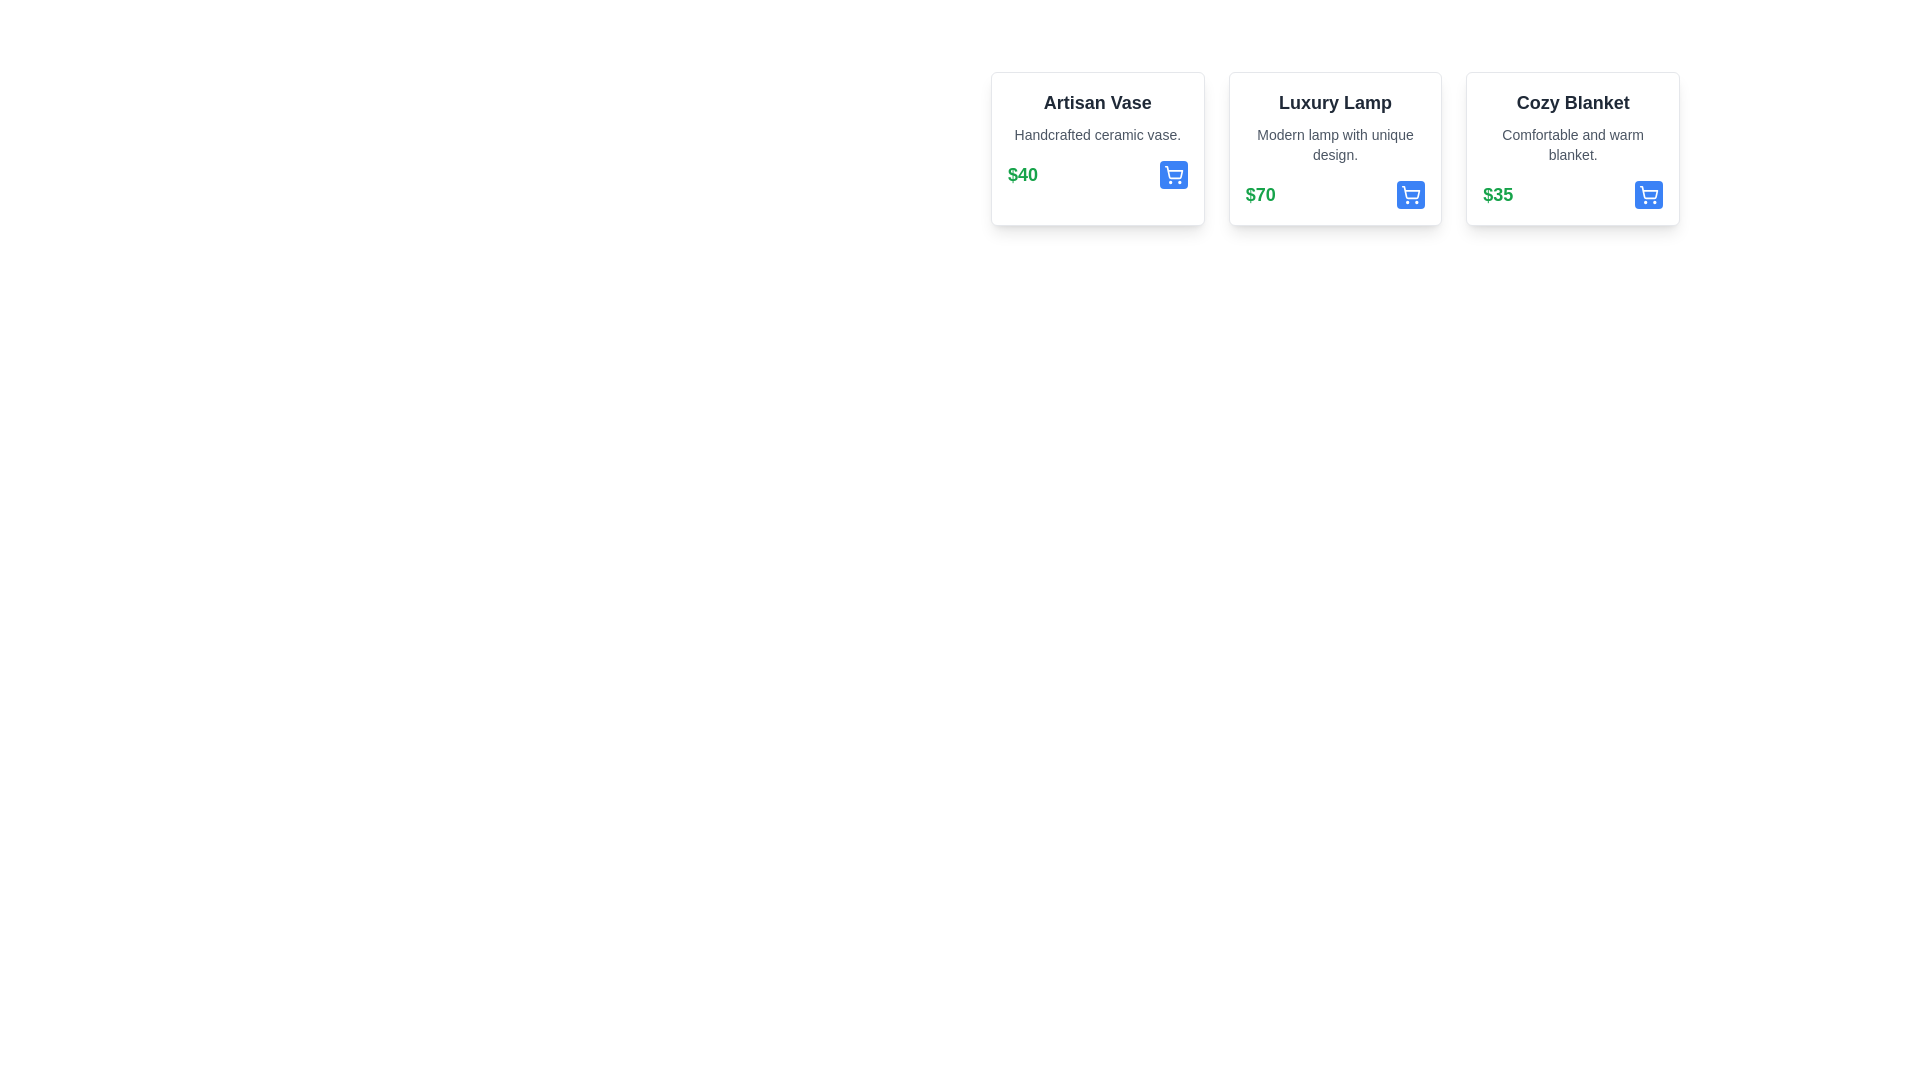 Image resolution: width=1920 pixels, height=1080 pixels. I want to click on the shopping cart button with a blue background and white icon, located next to the '$35' price label in the card labeled 'Cozy Blanket', so click(1649, 195).